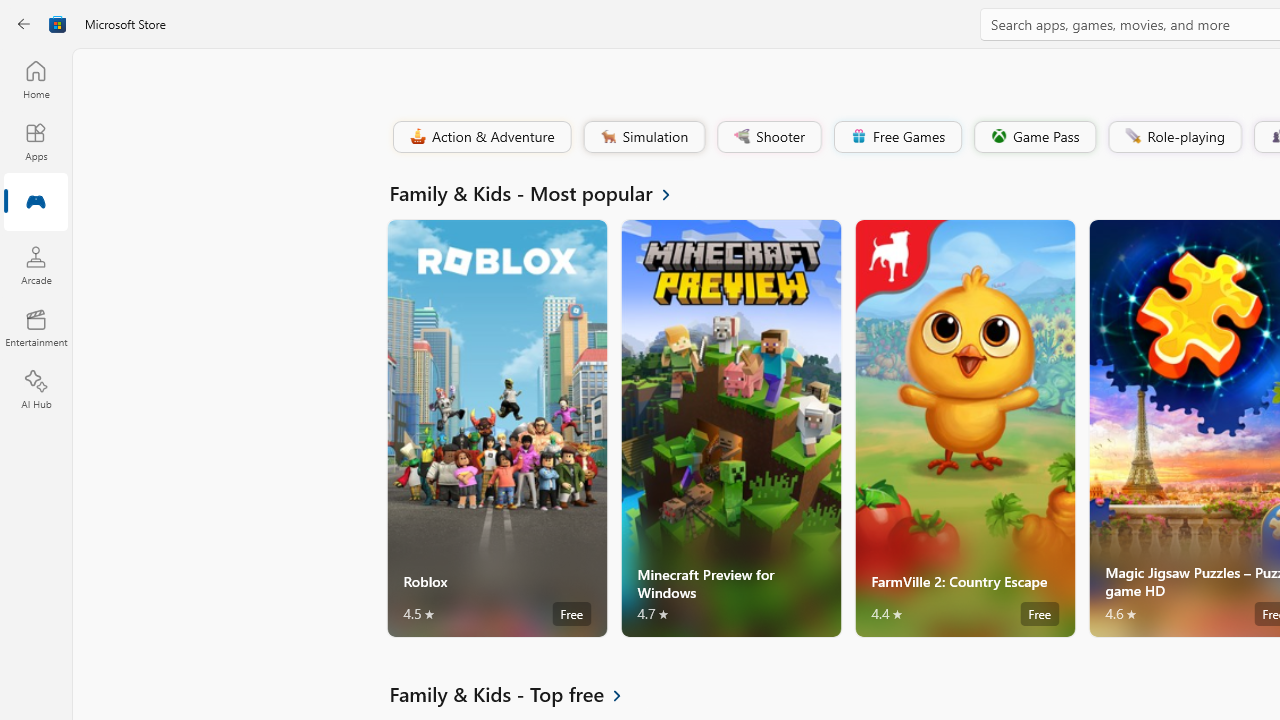 This screenshot has width=1280, height=720. I want to click on 'Game Pass', so click(1033, 135).